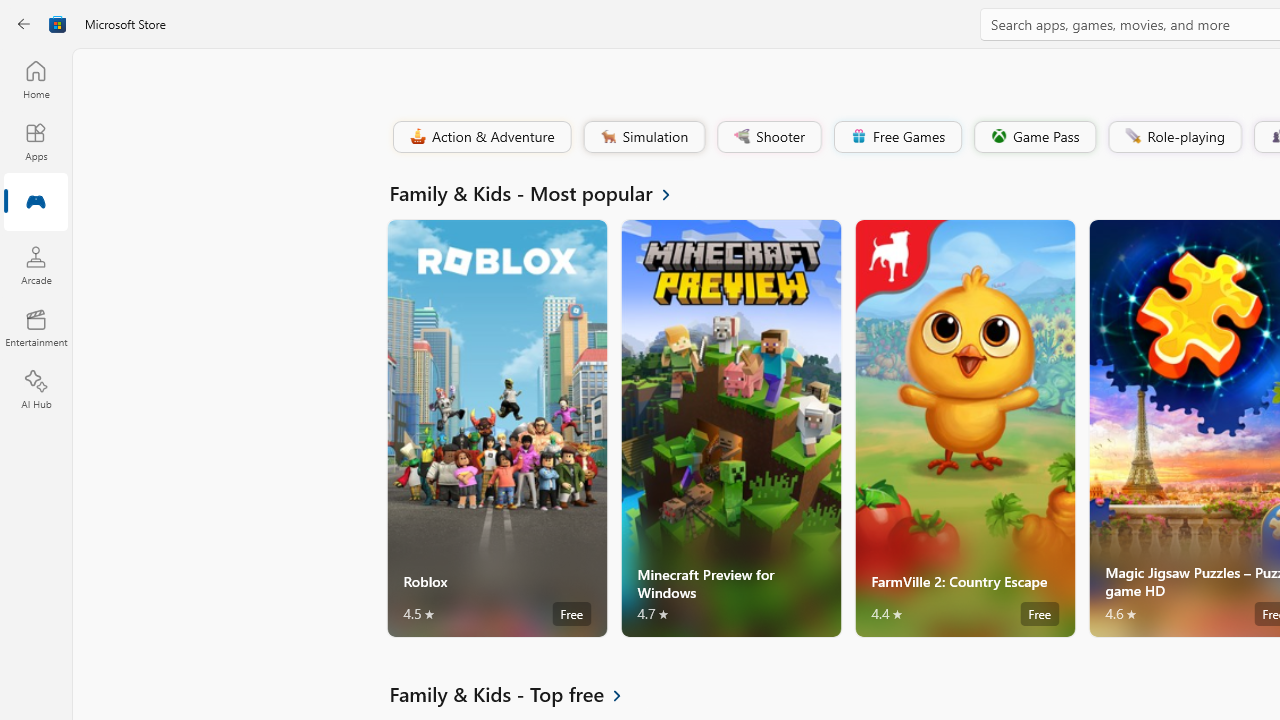 This screenshot has width=1280, height=720. I want to click on 'Game Pass', so click(1033, 135).